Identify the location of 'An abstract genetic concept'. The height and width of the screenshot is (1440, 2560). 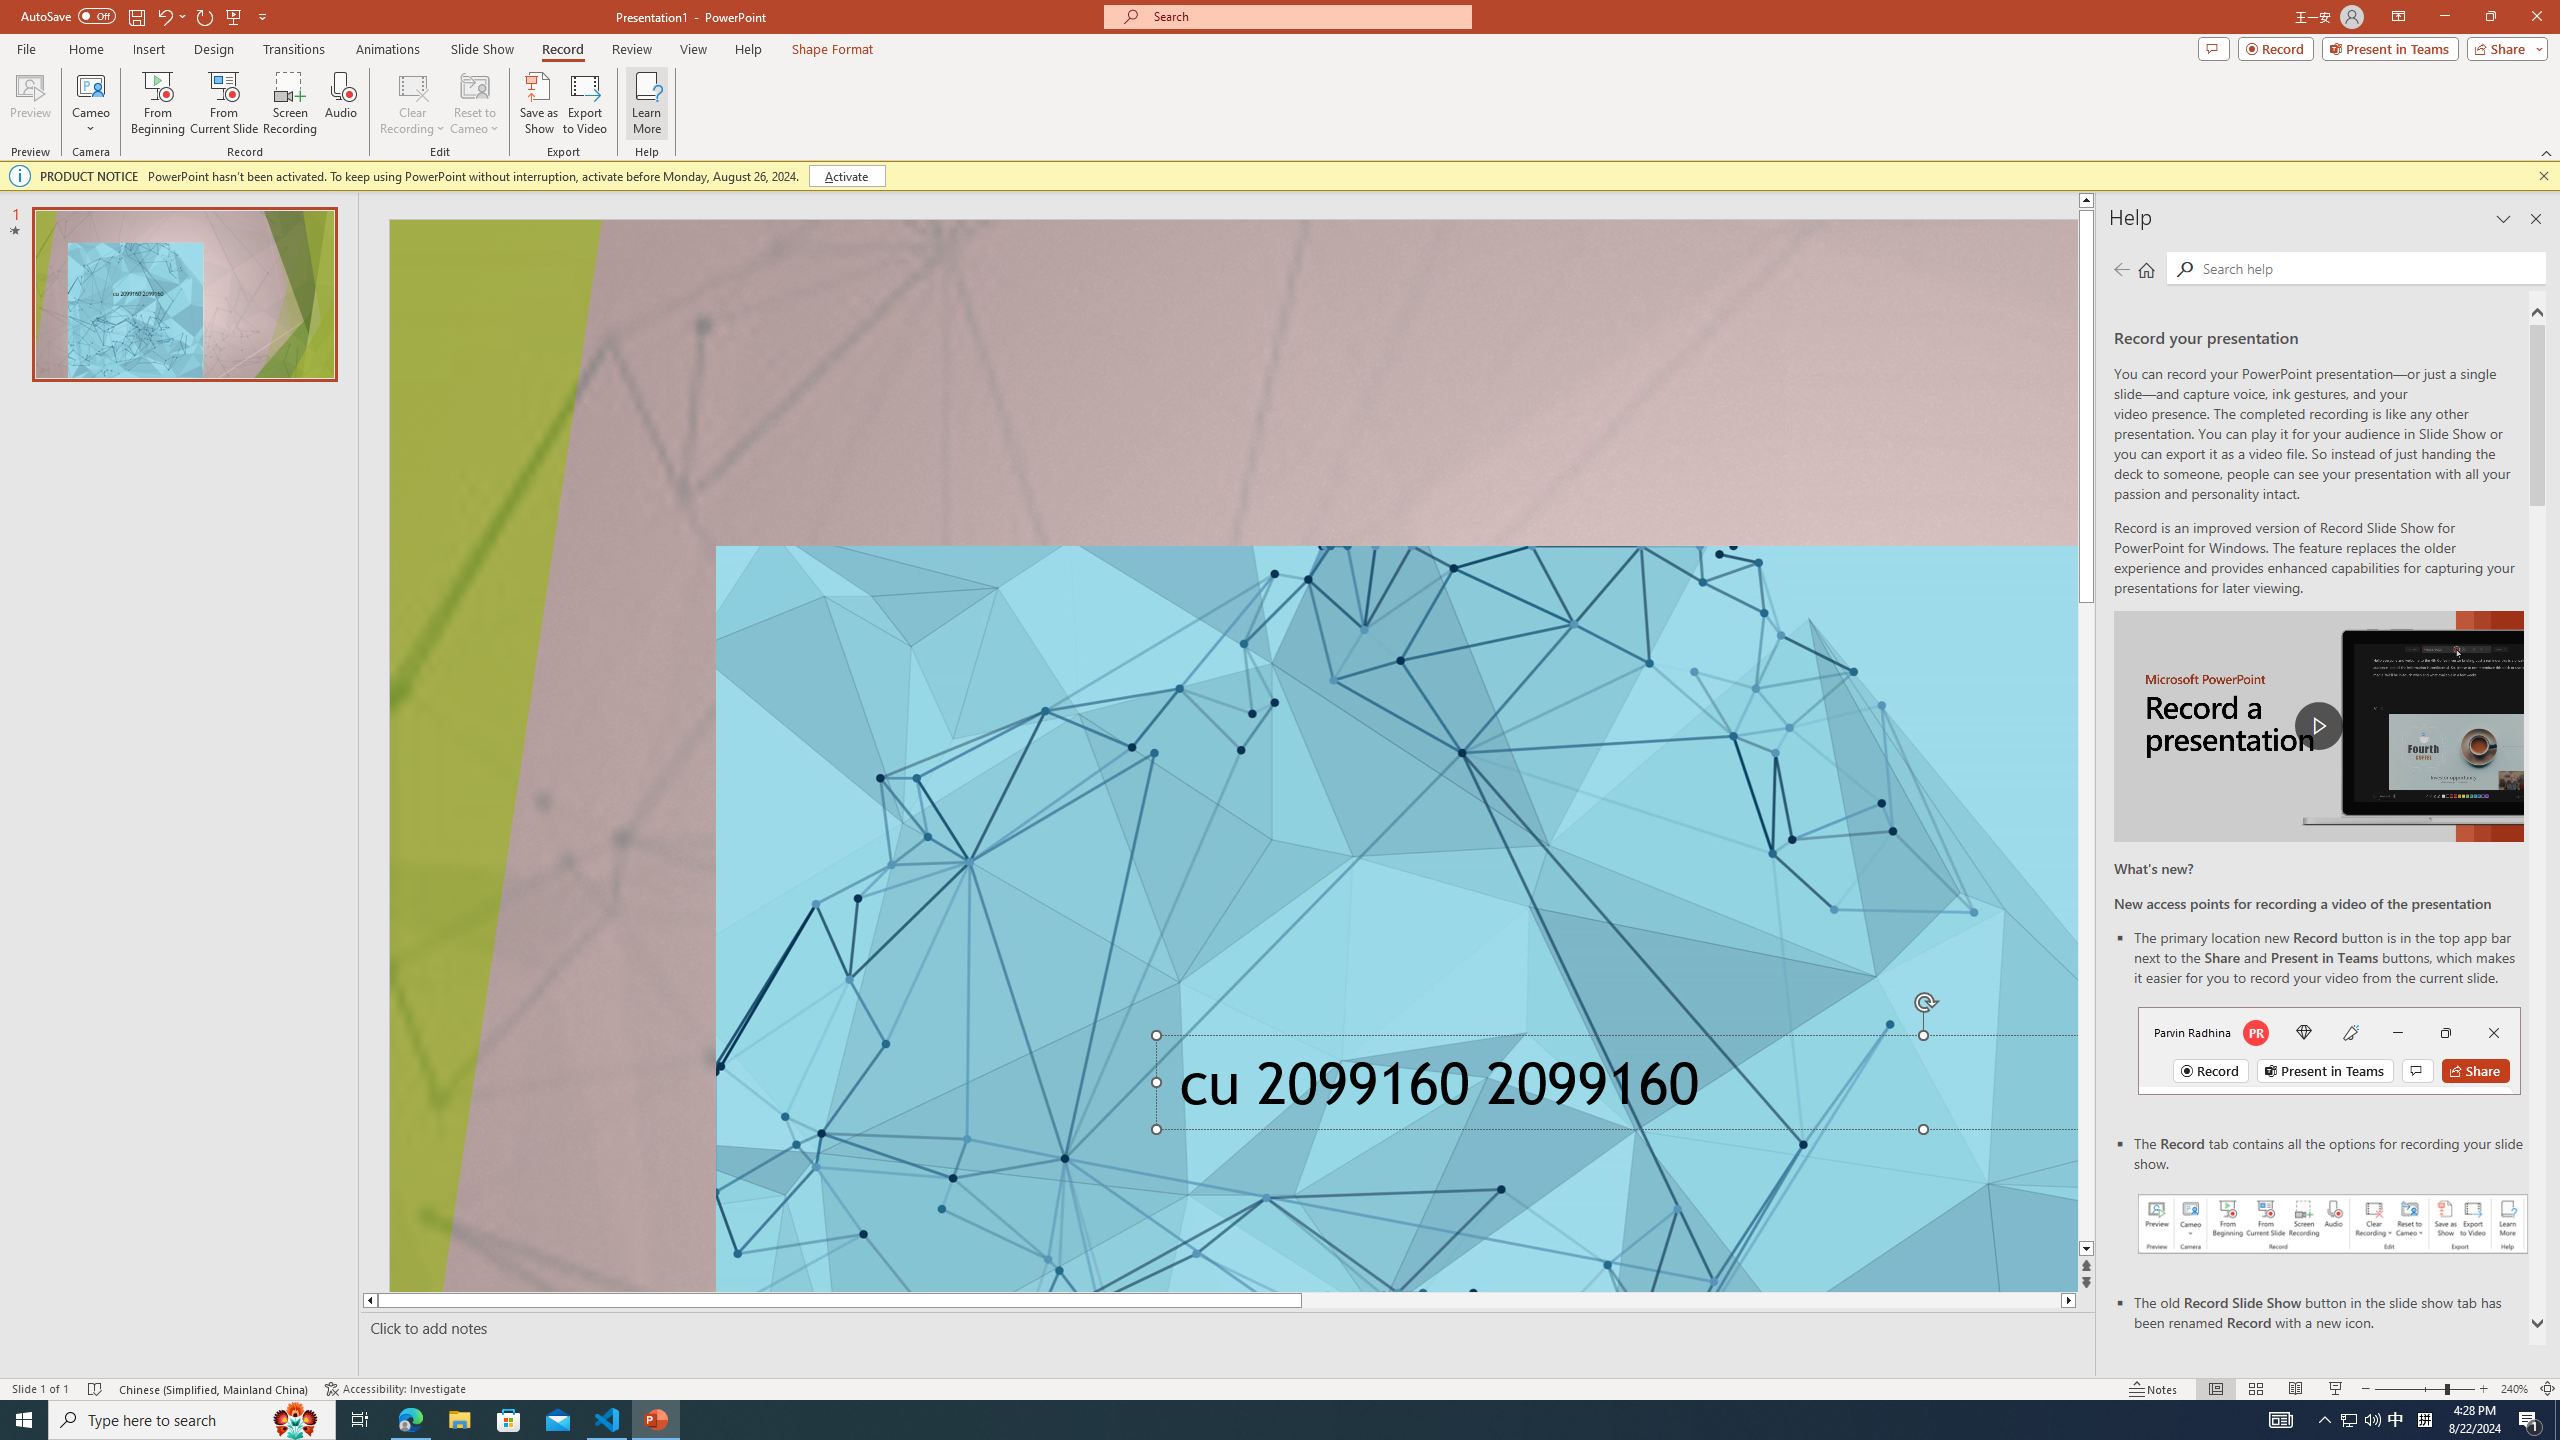
(1232, 755).